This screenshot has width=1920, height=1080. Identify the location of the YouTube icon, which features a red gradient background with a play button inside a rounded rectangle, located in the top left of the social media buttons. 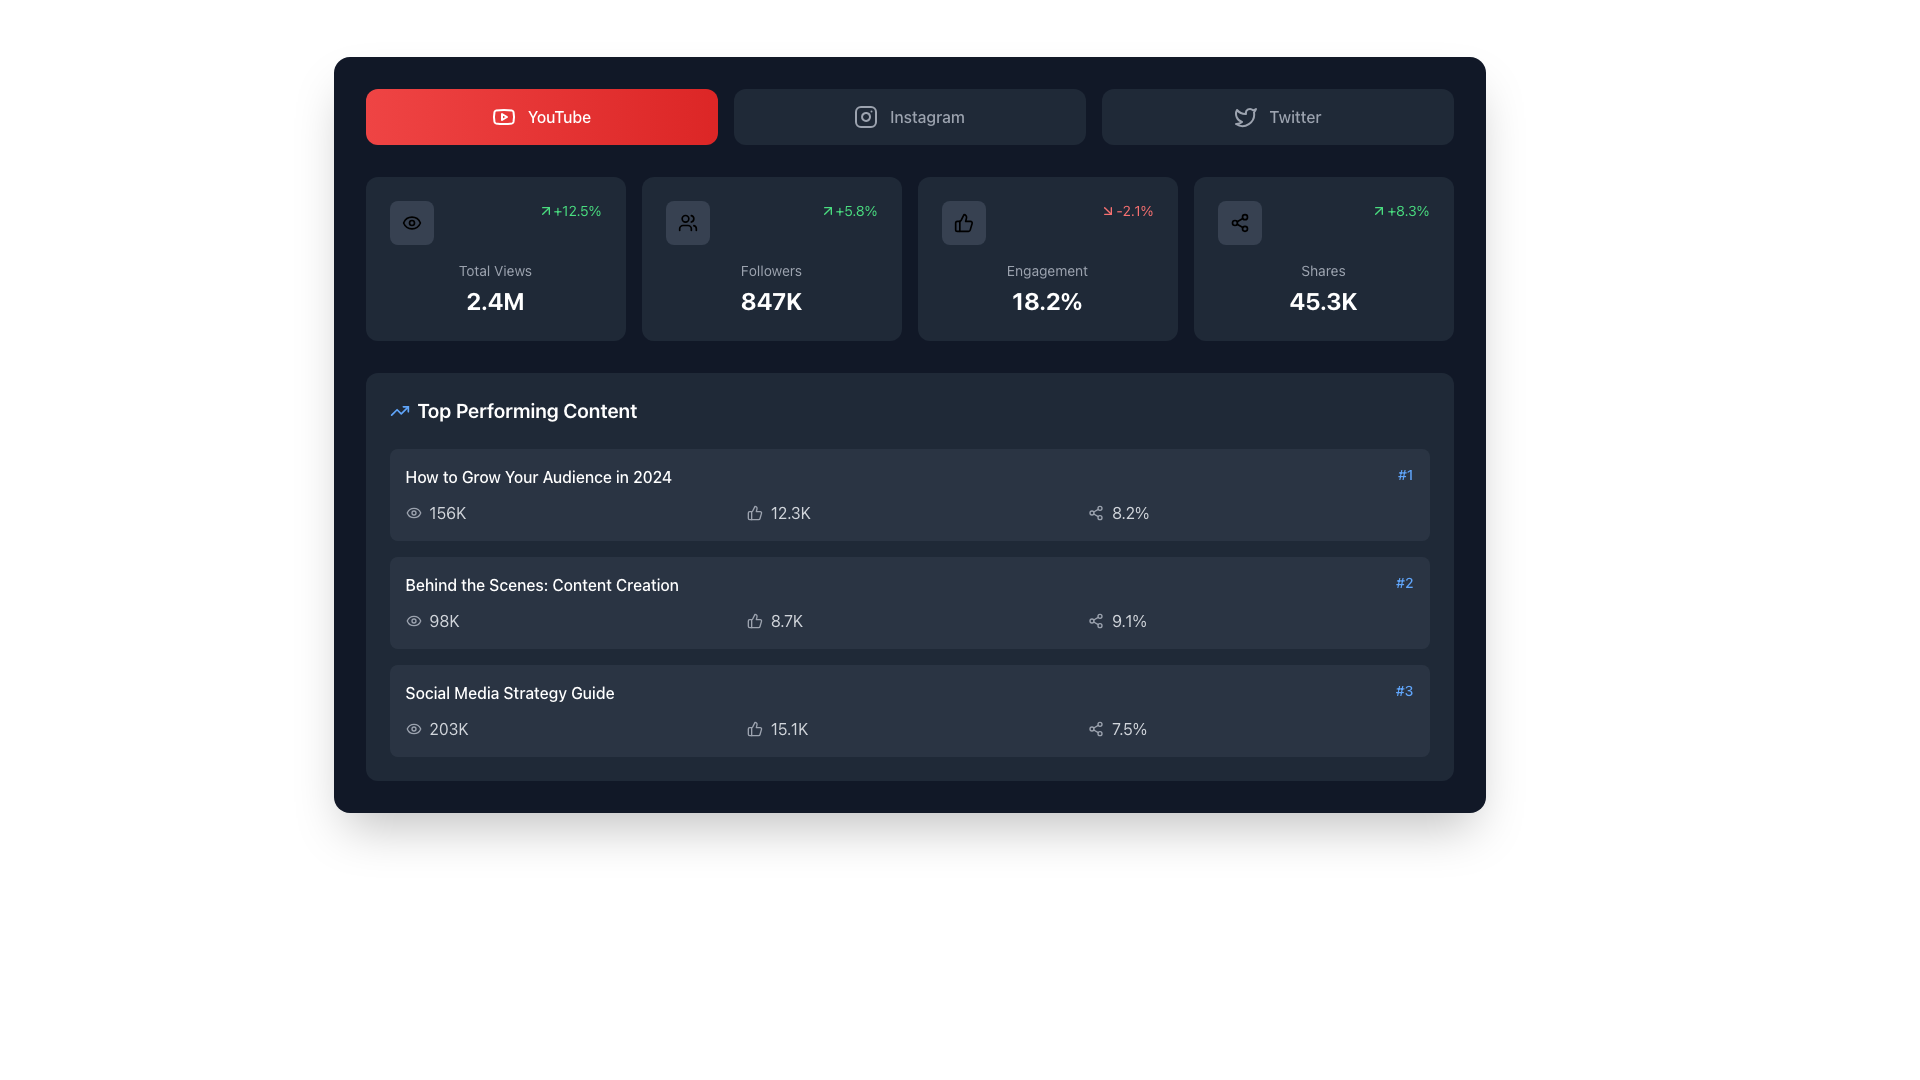
(503, 116).